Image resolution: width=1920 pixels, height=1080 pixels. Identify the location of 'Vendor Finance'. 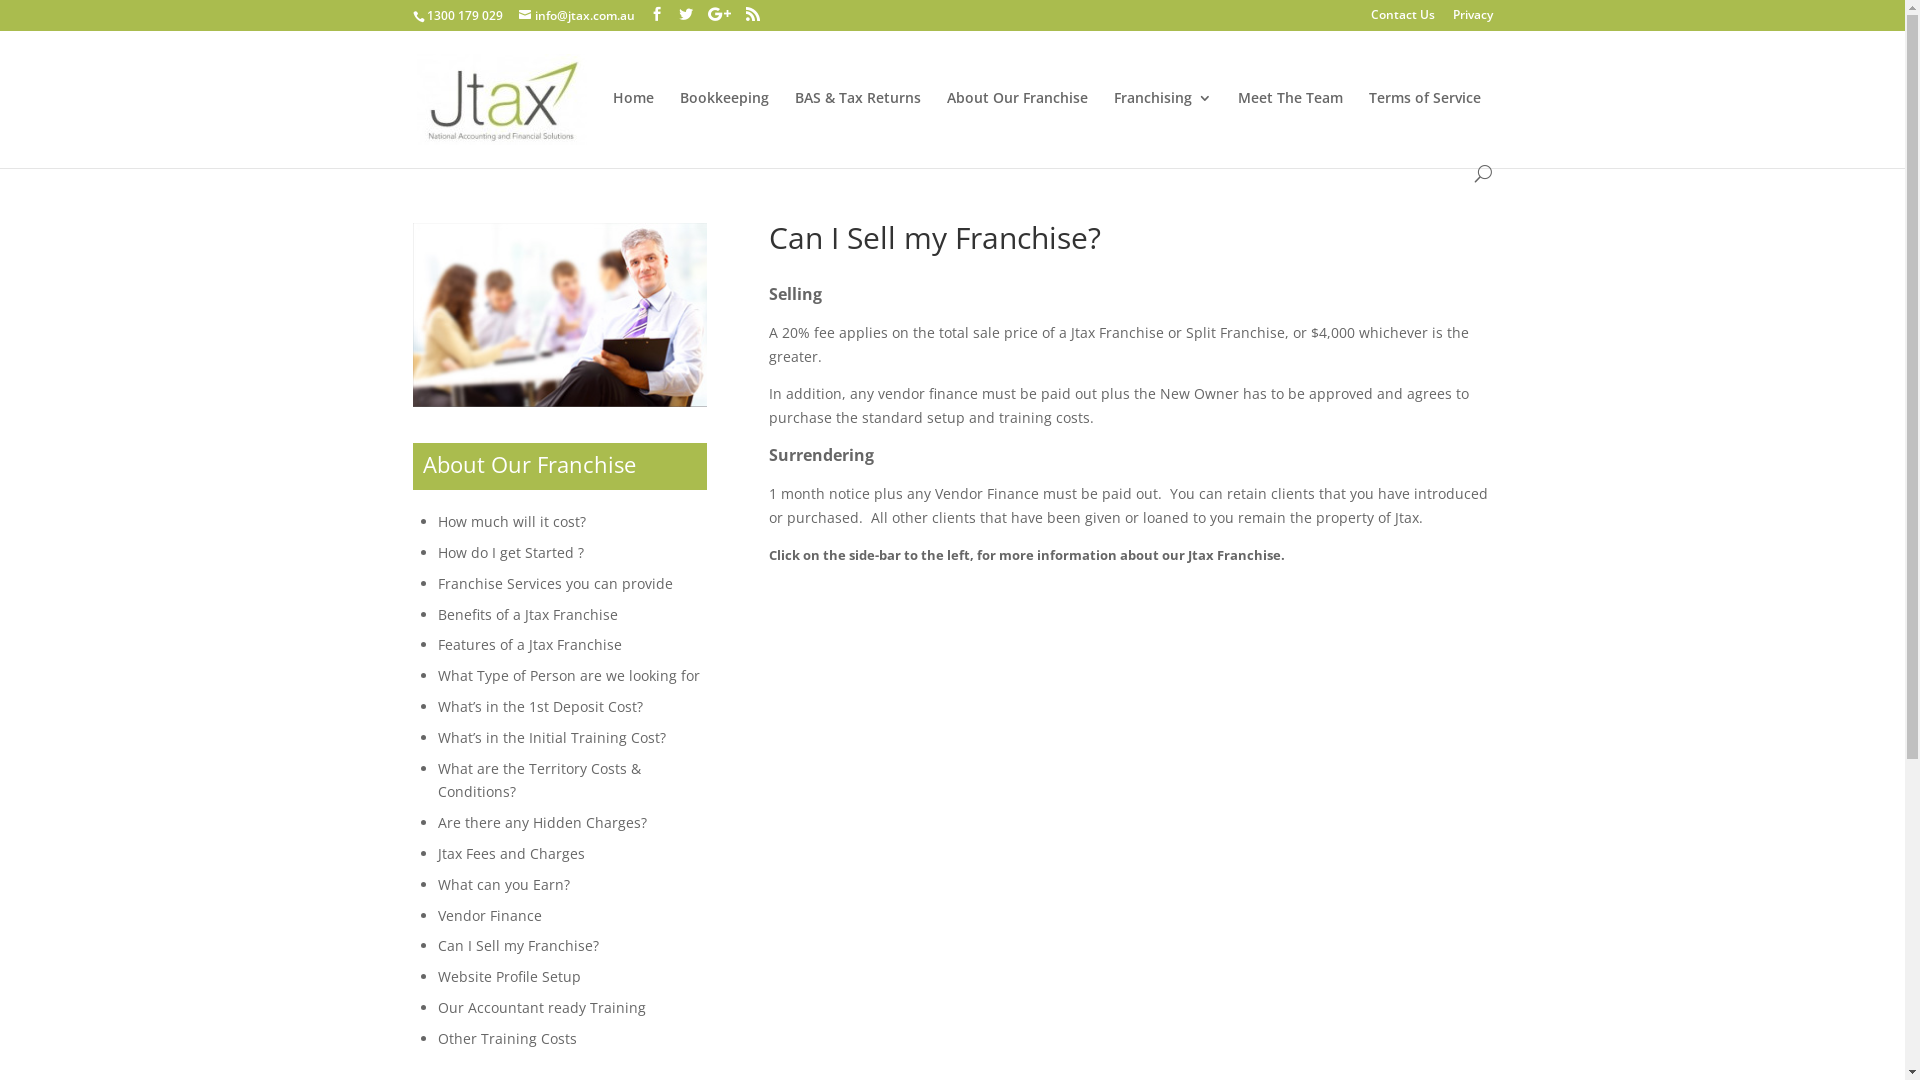
(489, 915).